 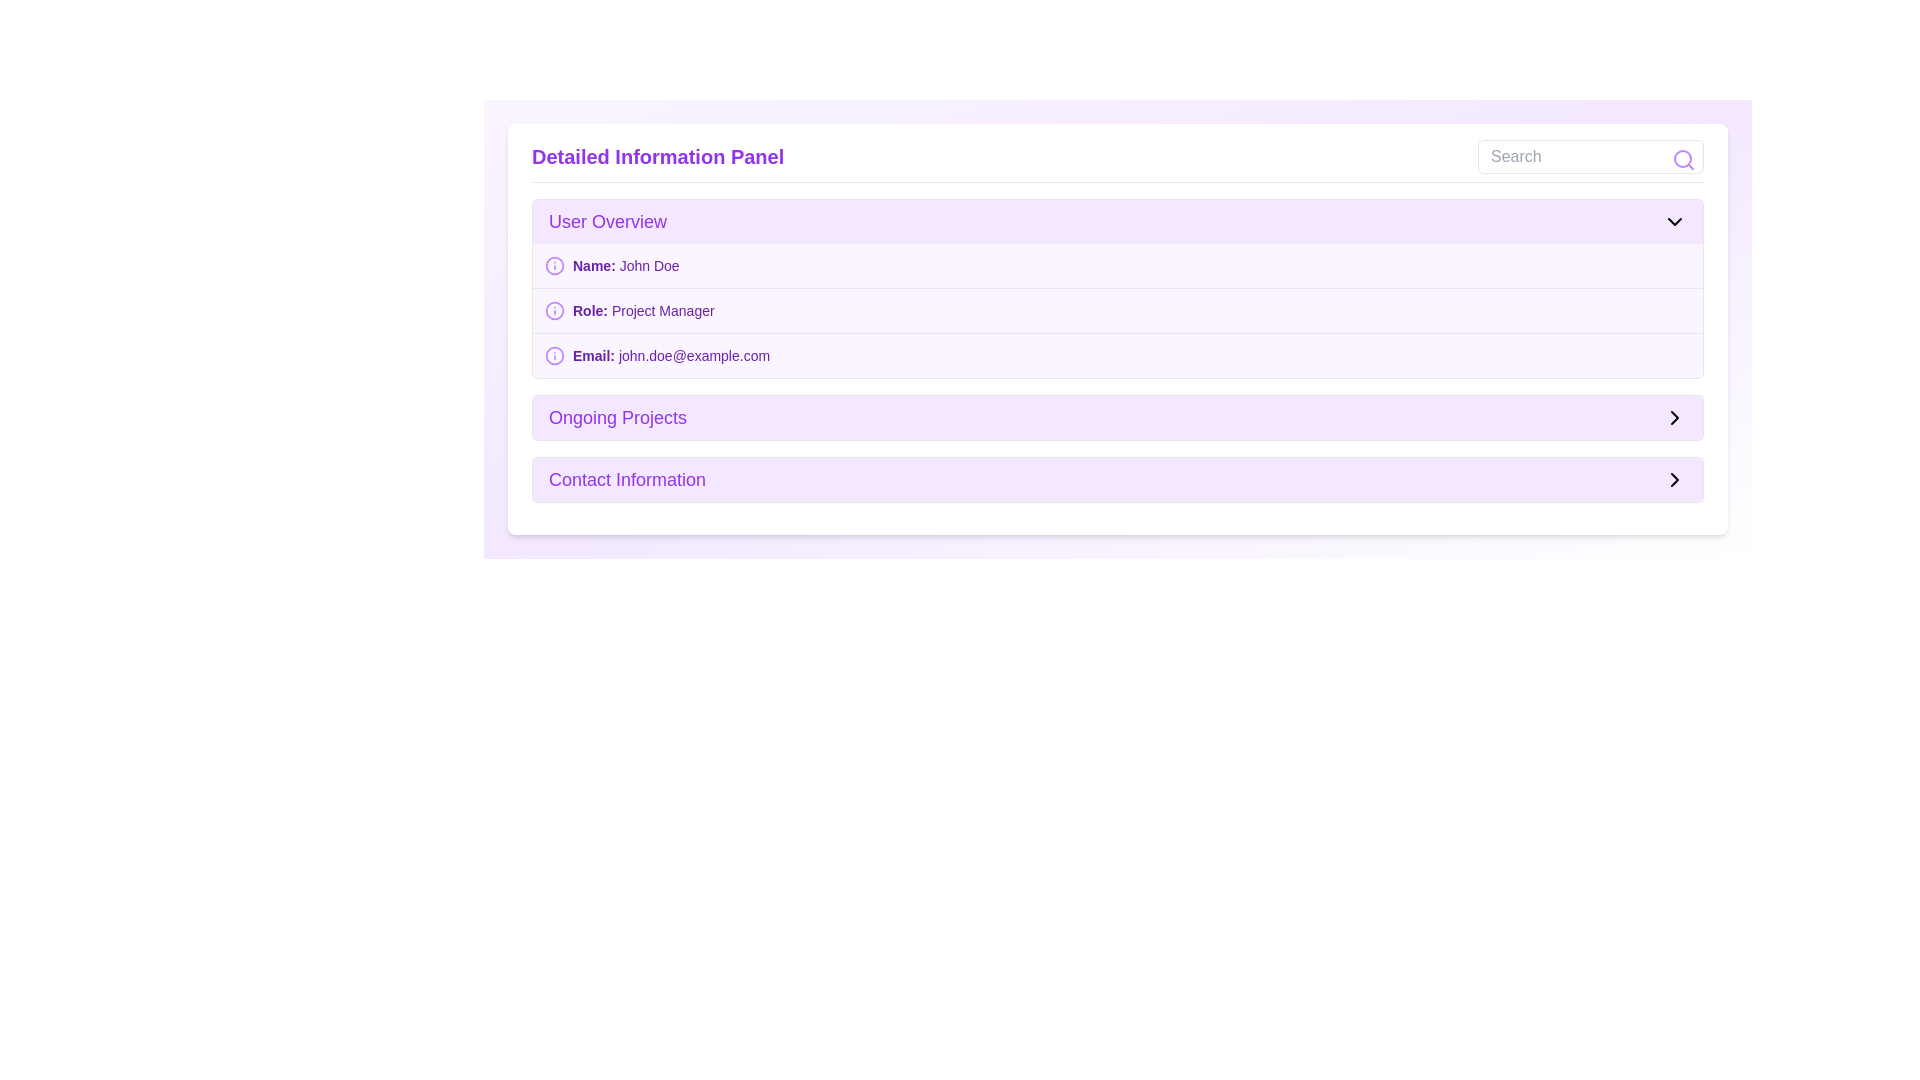 What do you see at coordinates (593, 354) in the screenshot?
I see `the Text Label indicating the email address in the 'User Overview' section, located next to 'john.doe@example.com'` at bounding box center [593, 354].